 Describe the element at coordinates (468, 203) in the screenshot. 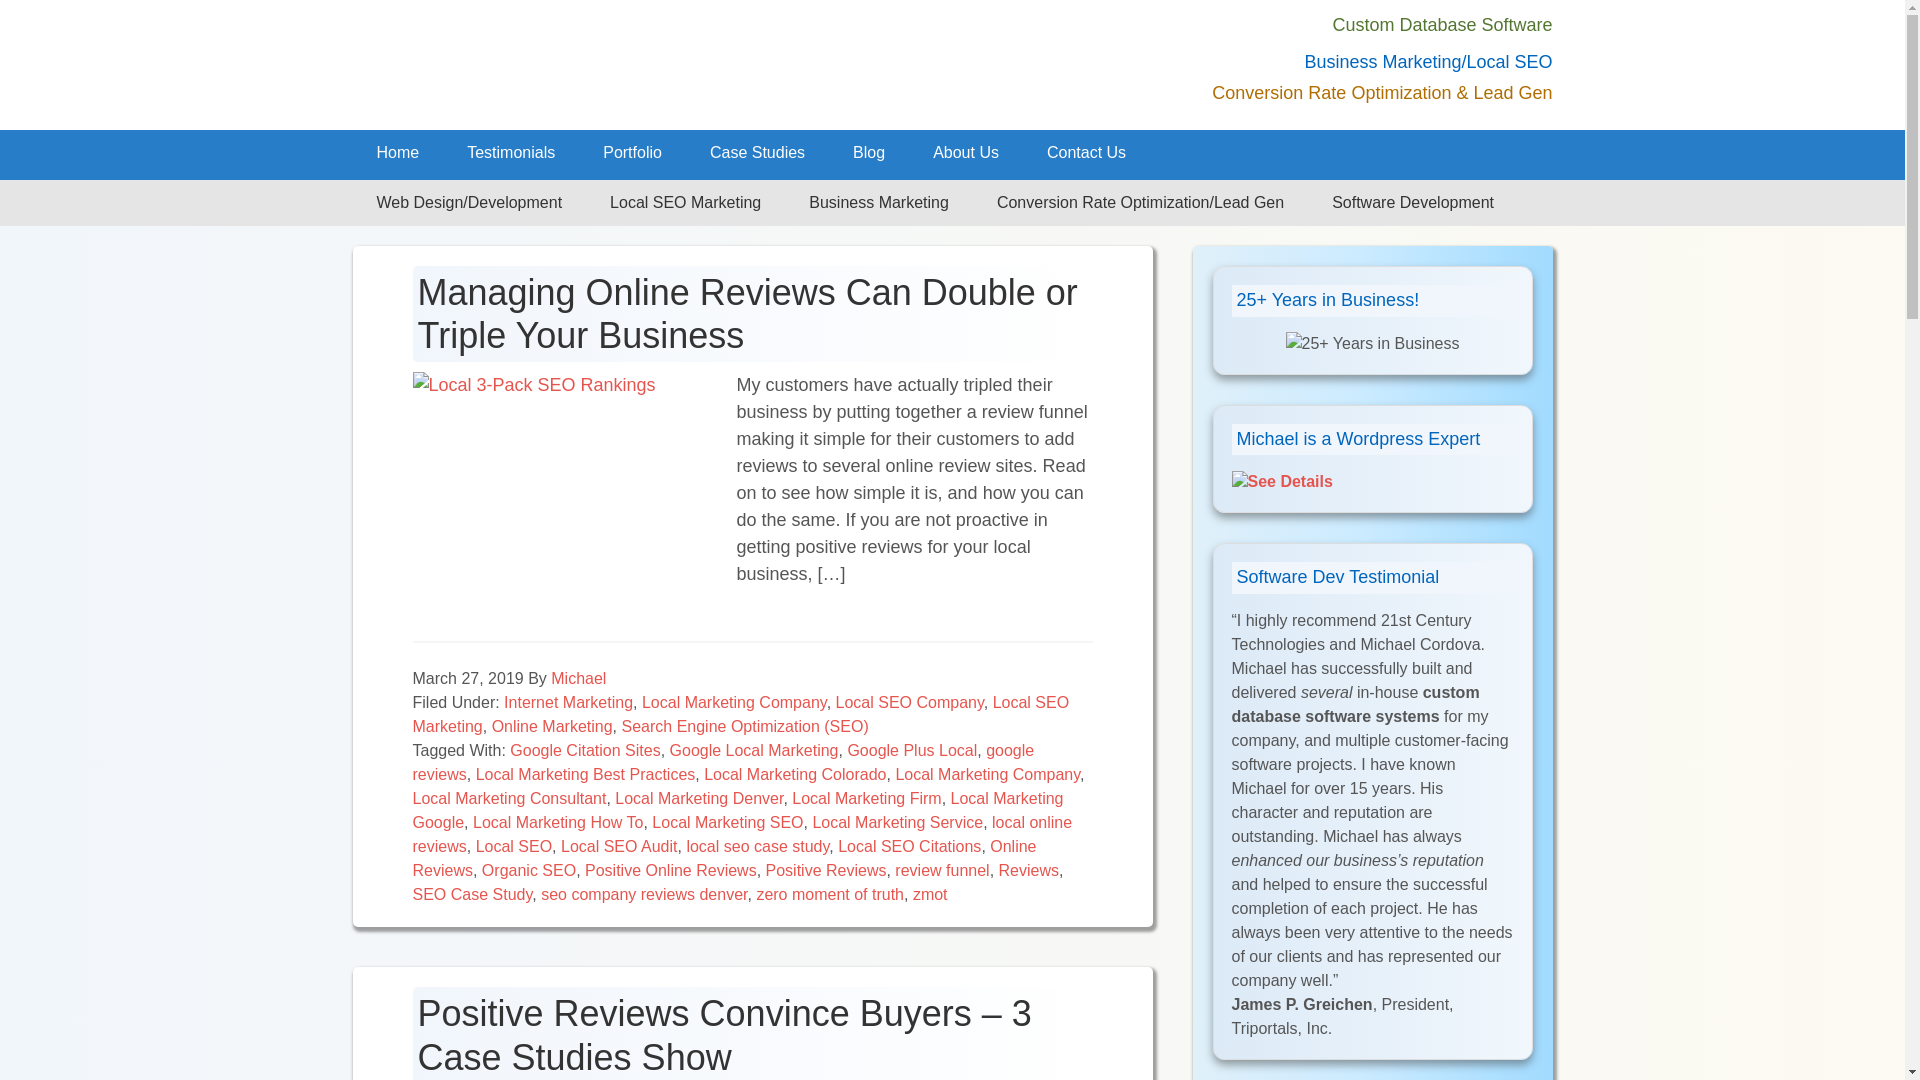

I see `'Web Design/Development'` at that location.